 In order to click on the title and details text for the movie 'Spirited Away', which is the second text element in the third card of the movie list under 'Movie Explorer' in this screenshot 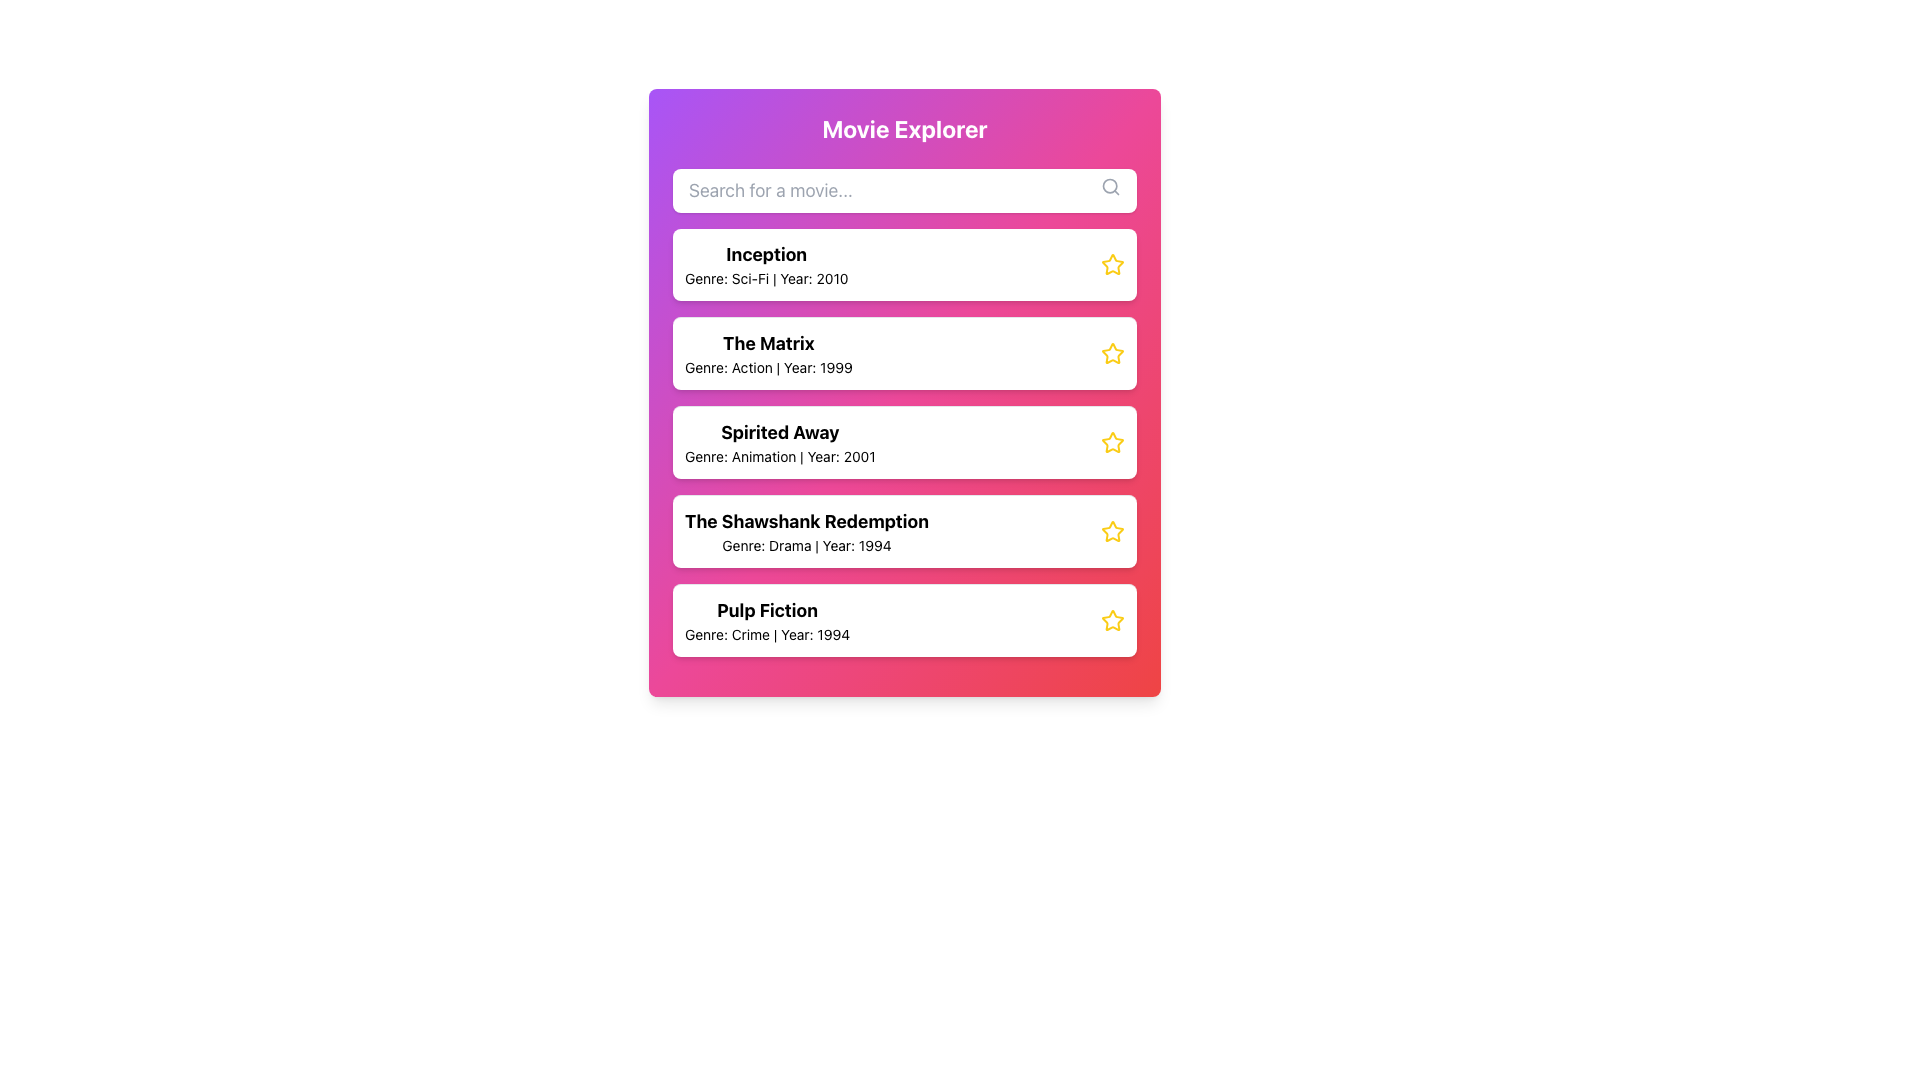, I will do `click(779, 442)`.